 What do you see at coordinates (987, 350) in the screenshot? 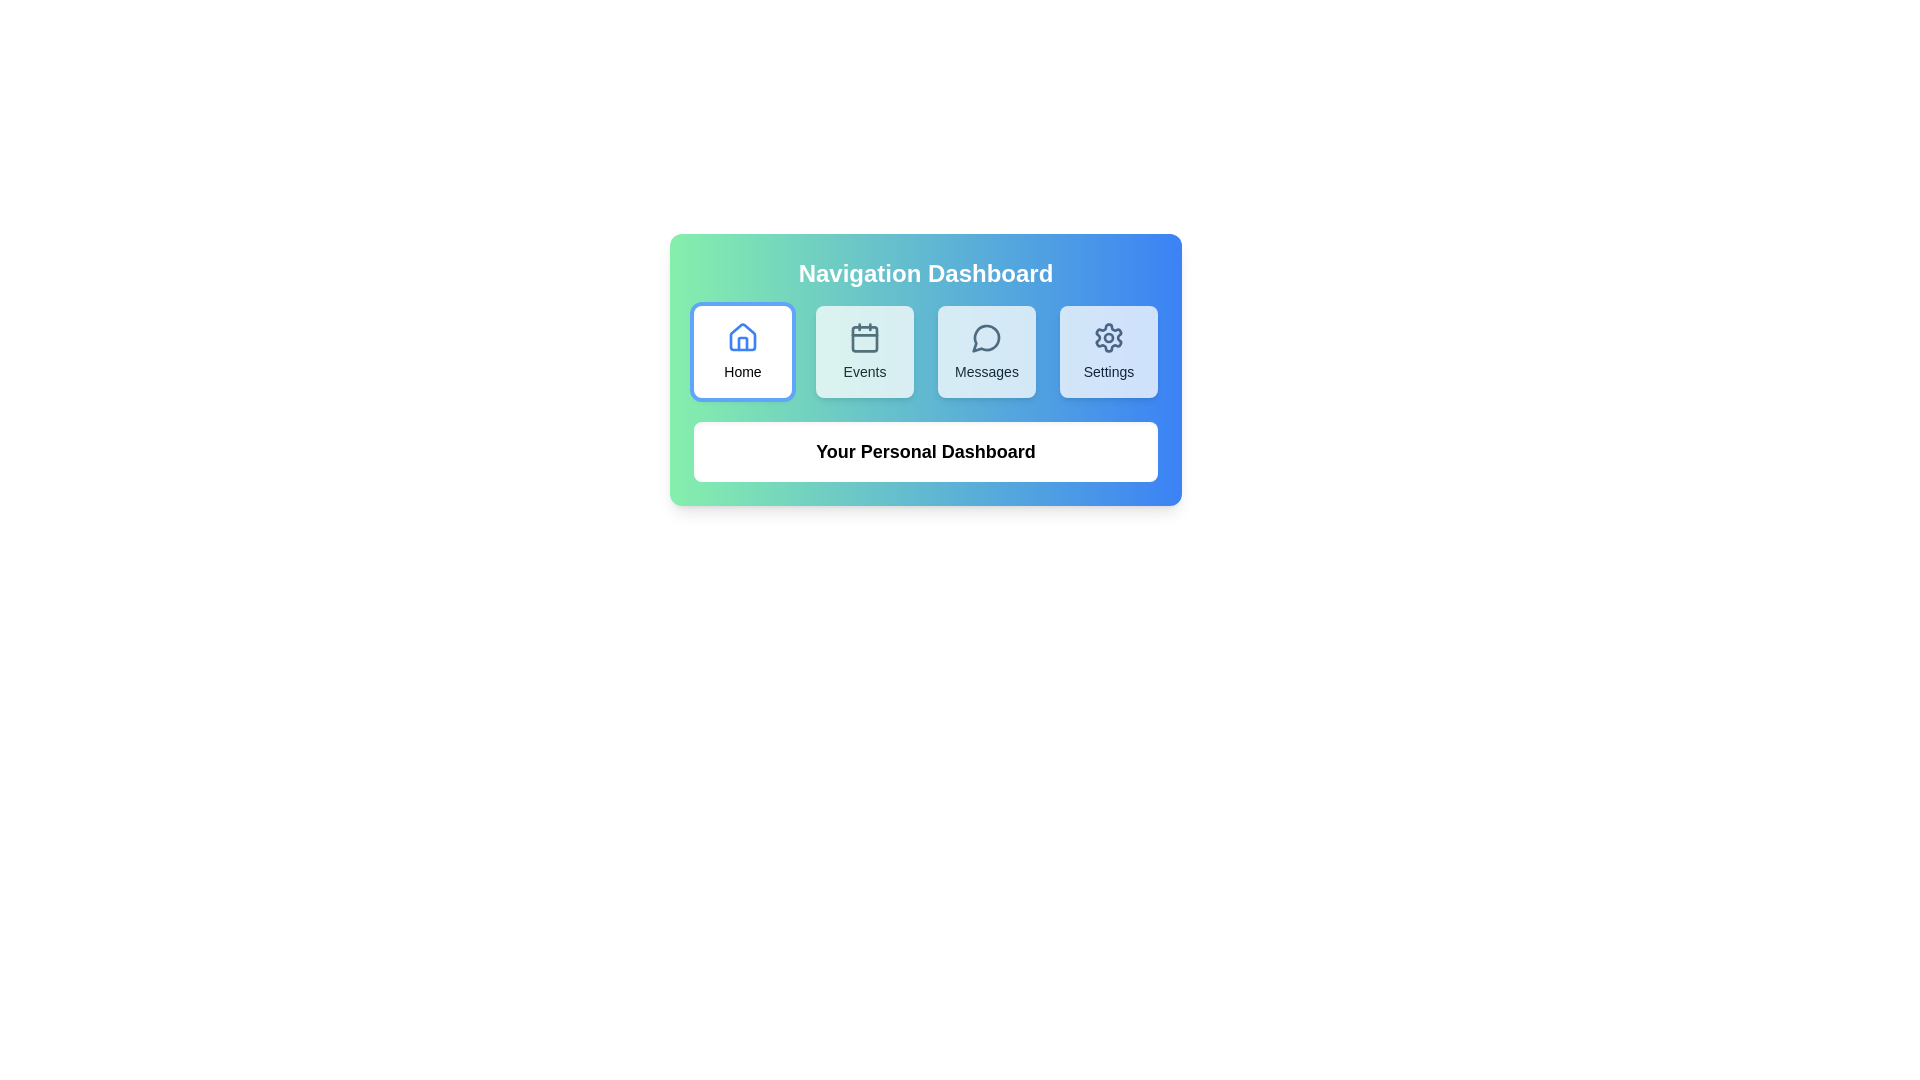
I see `the 'Messages' button located in the third column of the navigation dashboard` at bounding box center [987, 350].